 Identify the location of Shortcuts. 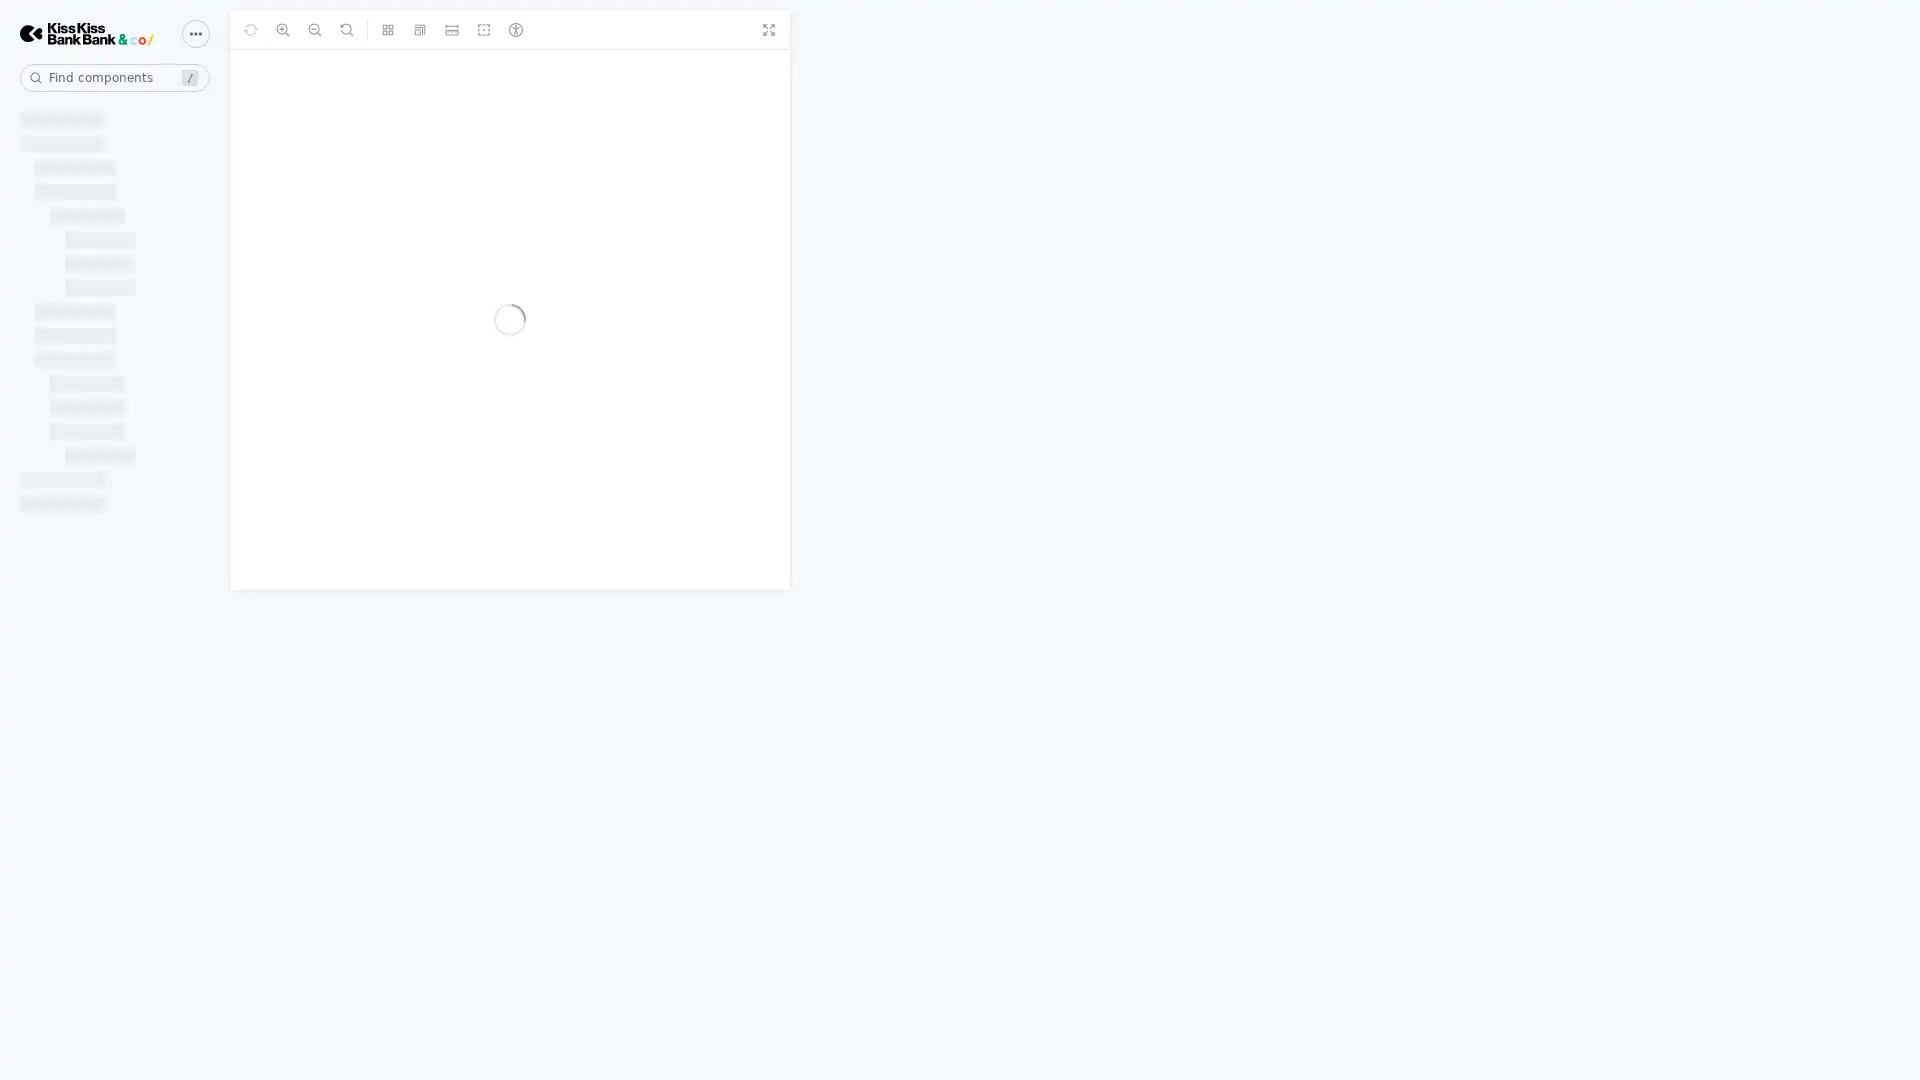
(196, 34).